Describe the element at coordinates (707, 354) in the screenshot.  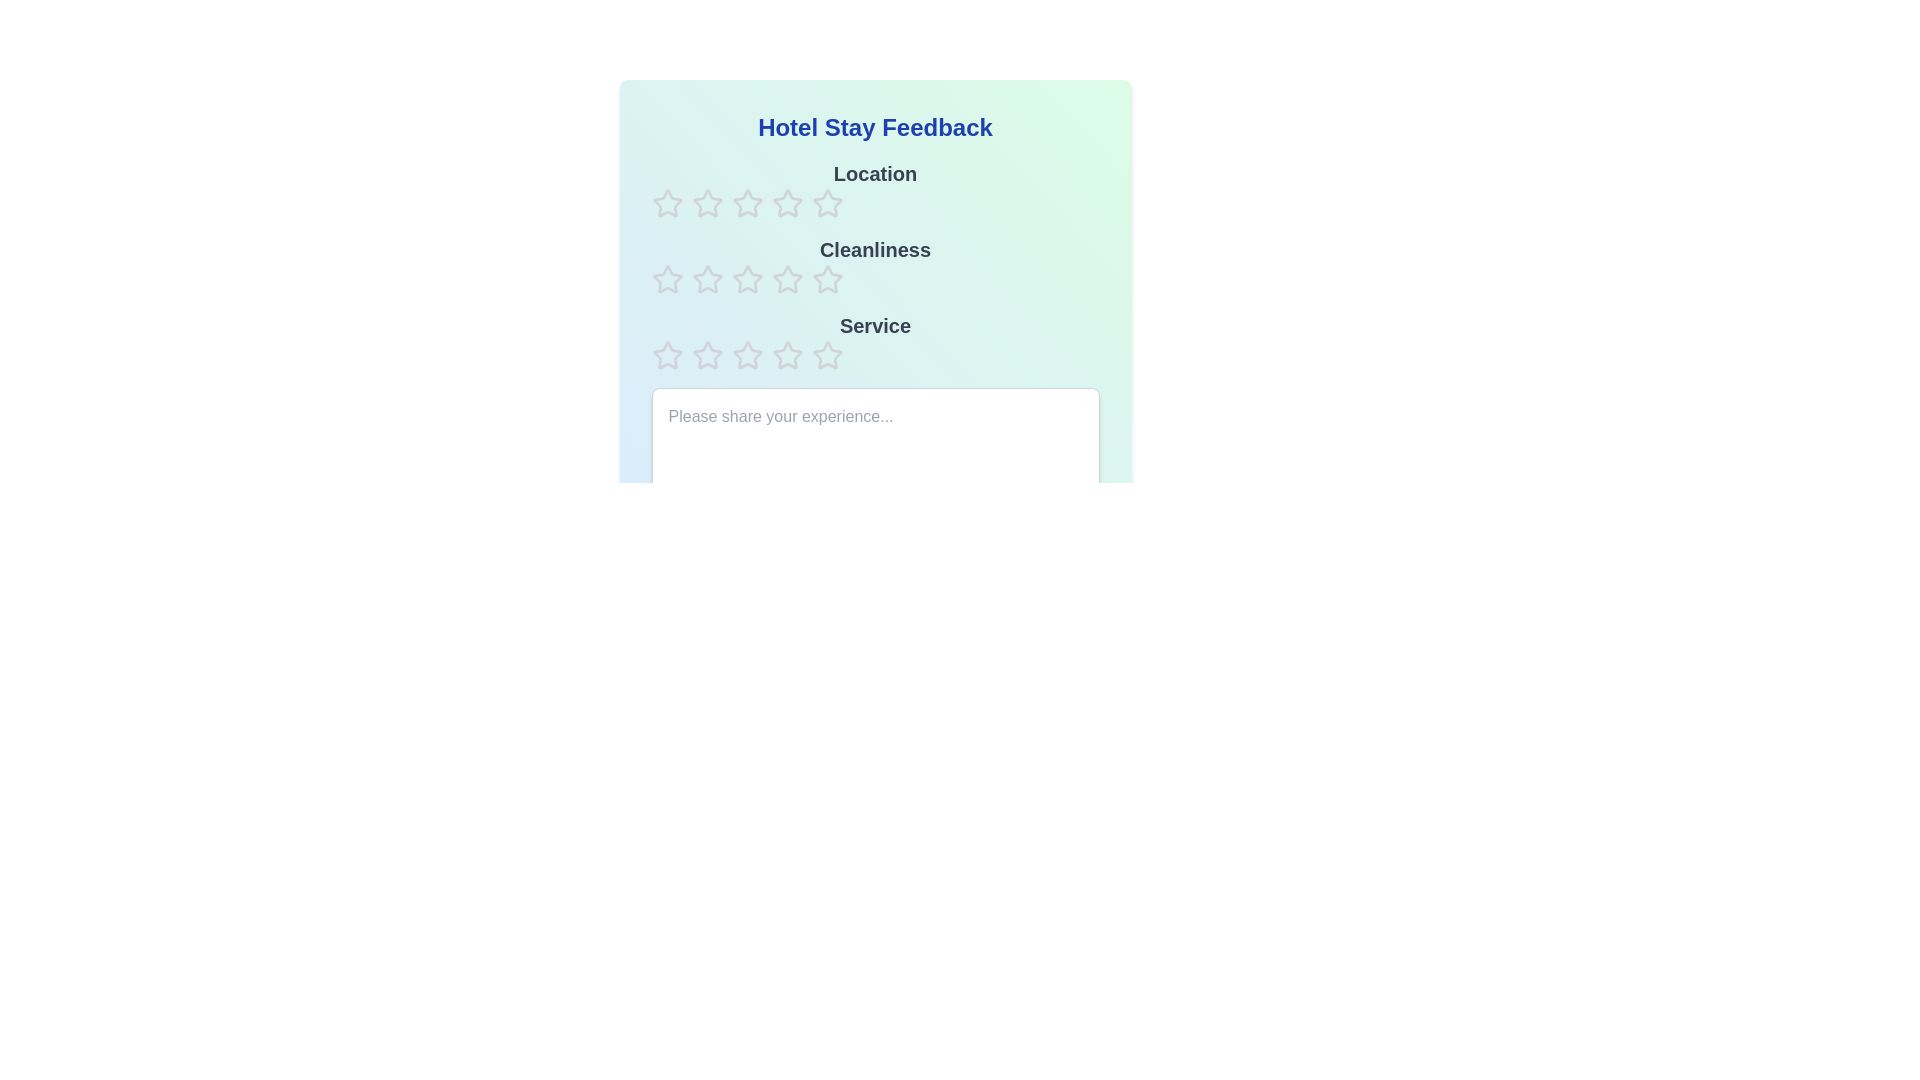
I see `the first star in the third row labeled 'Service' in the feedback form to rate it` at that location.